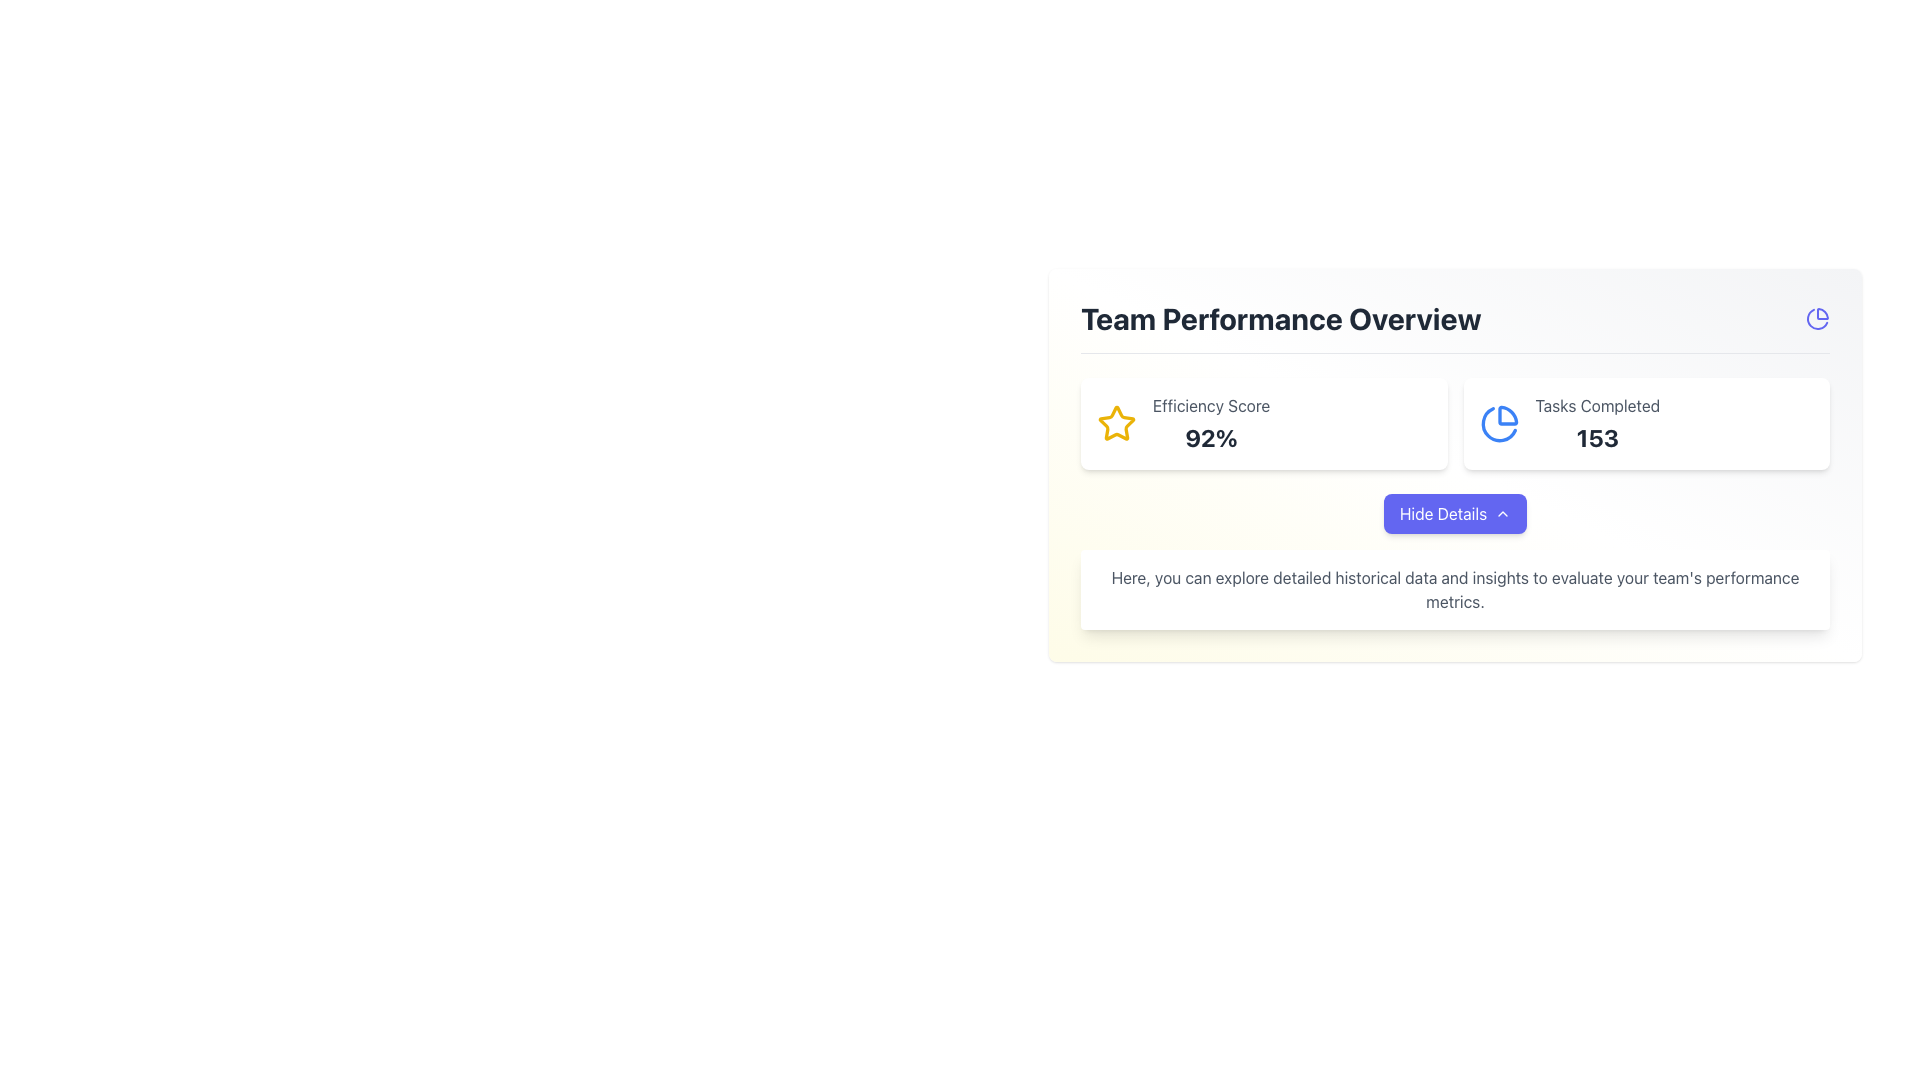  I want to click on the pie chart icon styled in blue, which represents data visualization, located within the 'Tasks Completed 153' card, so click(1499, 423).